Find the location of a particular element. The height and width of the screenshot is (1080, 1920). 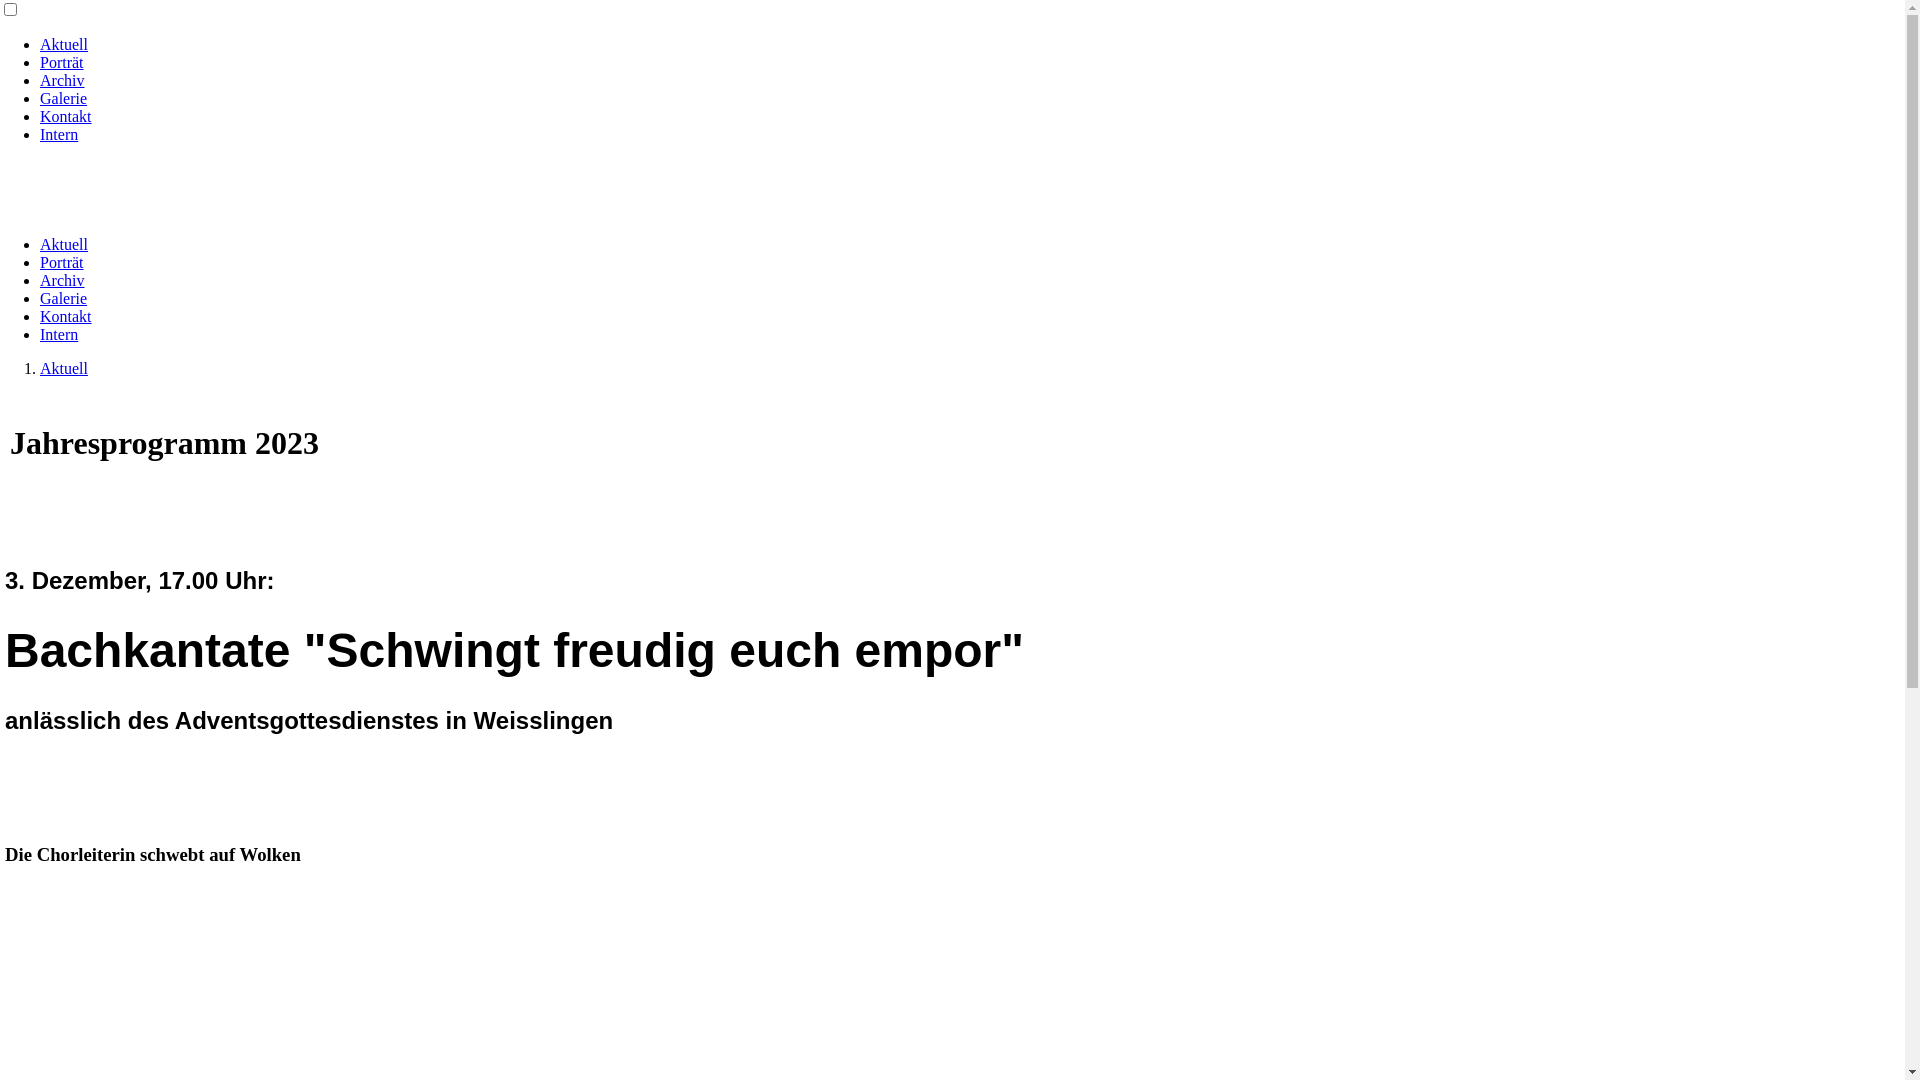

'Galerie' is located at coordinates (63, 298).